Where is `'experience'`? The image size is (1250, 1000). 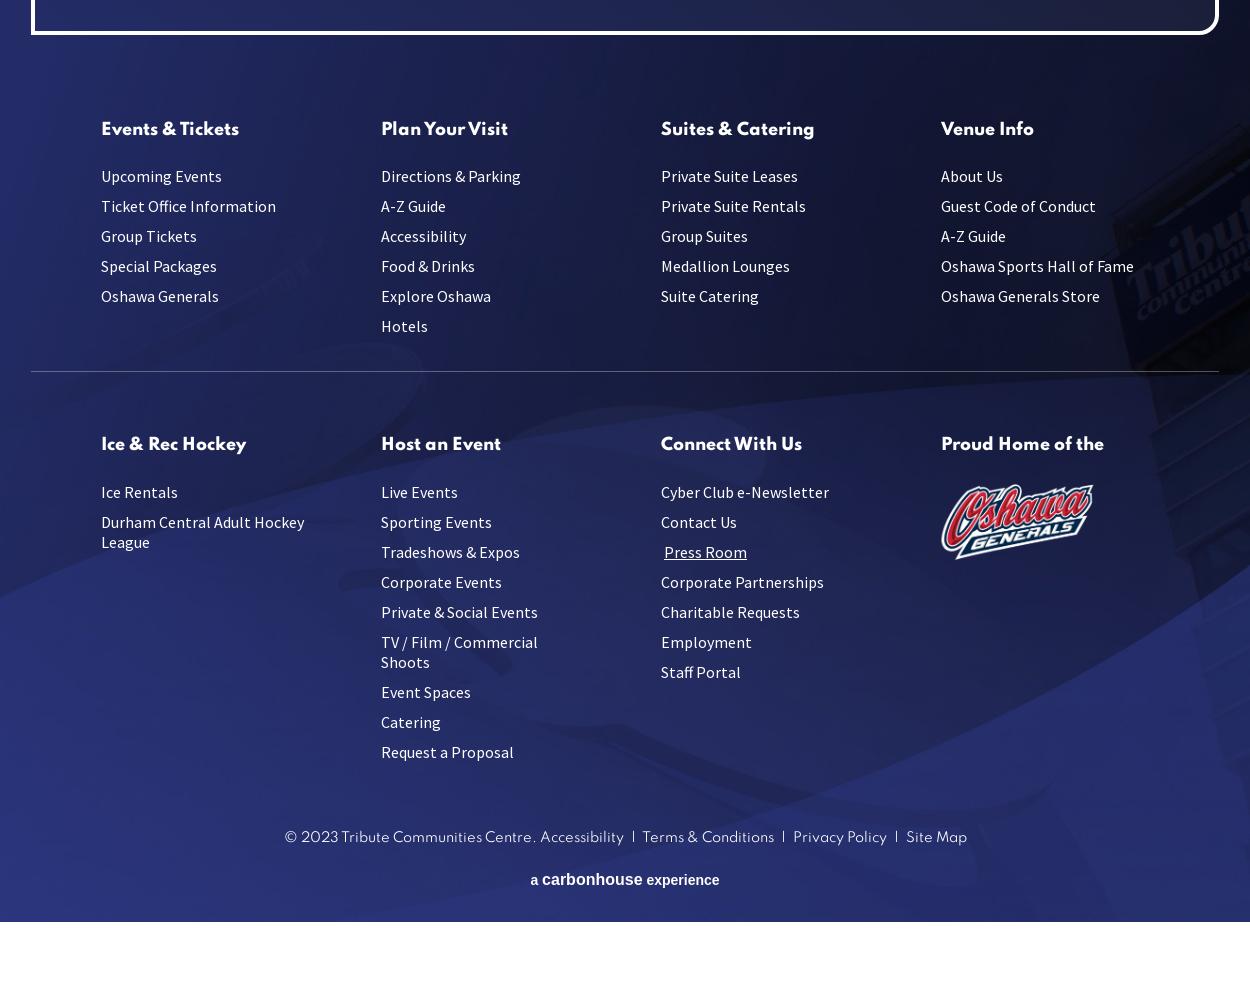
'experience' is located at coordinates (680, 879).